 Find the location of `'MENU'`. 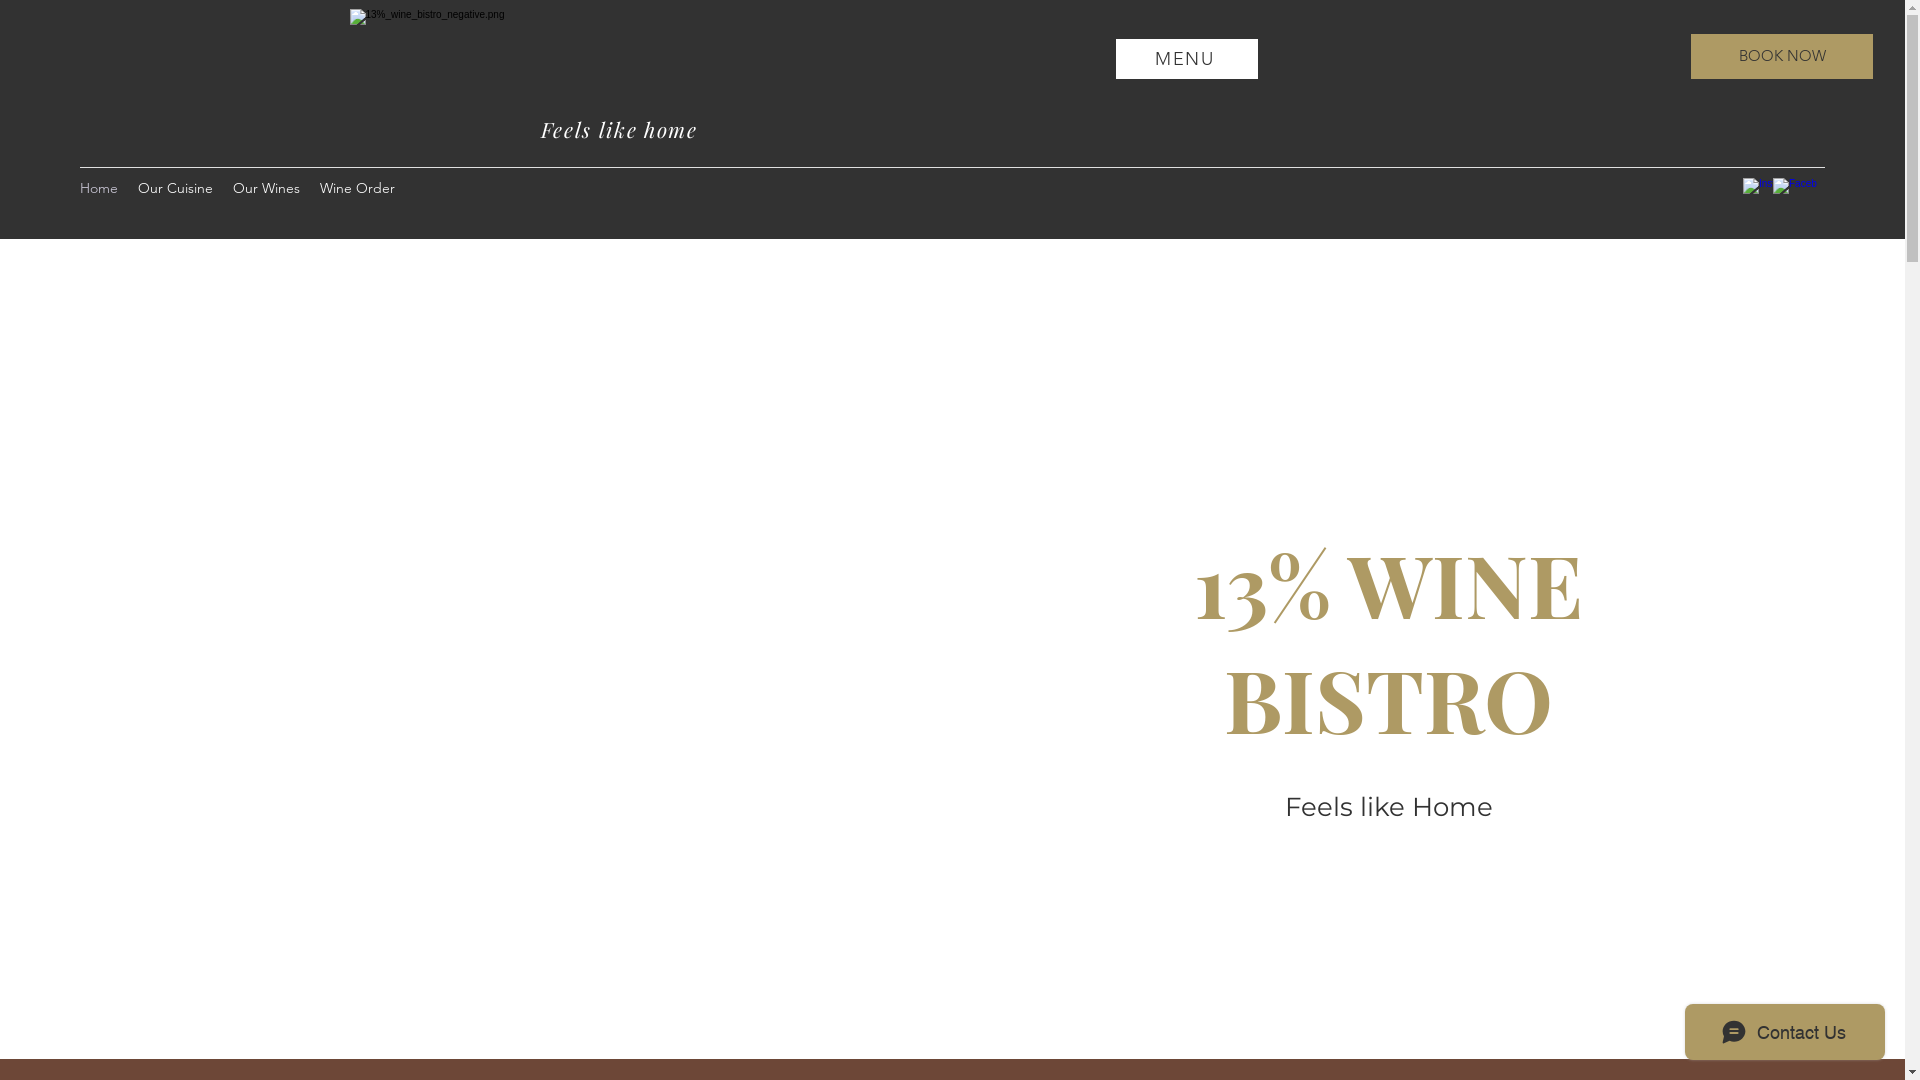

'MENU' is located at coordinates (1186, 57).